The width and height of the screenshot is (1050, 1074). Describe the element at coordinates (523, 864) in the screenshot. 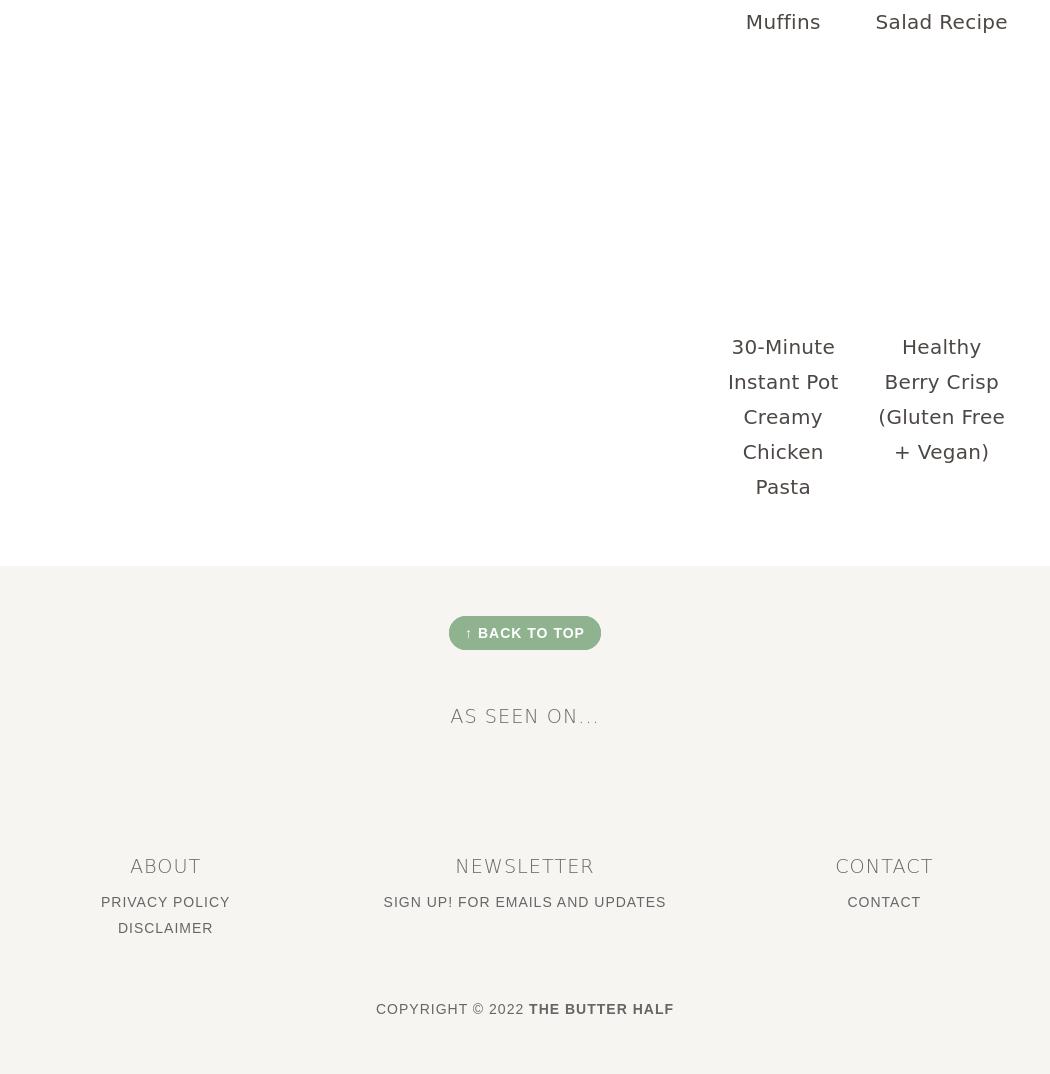

I see `'Newsletter'` at that location.